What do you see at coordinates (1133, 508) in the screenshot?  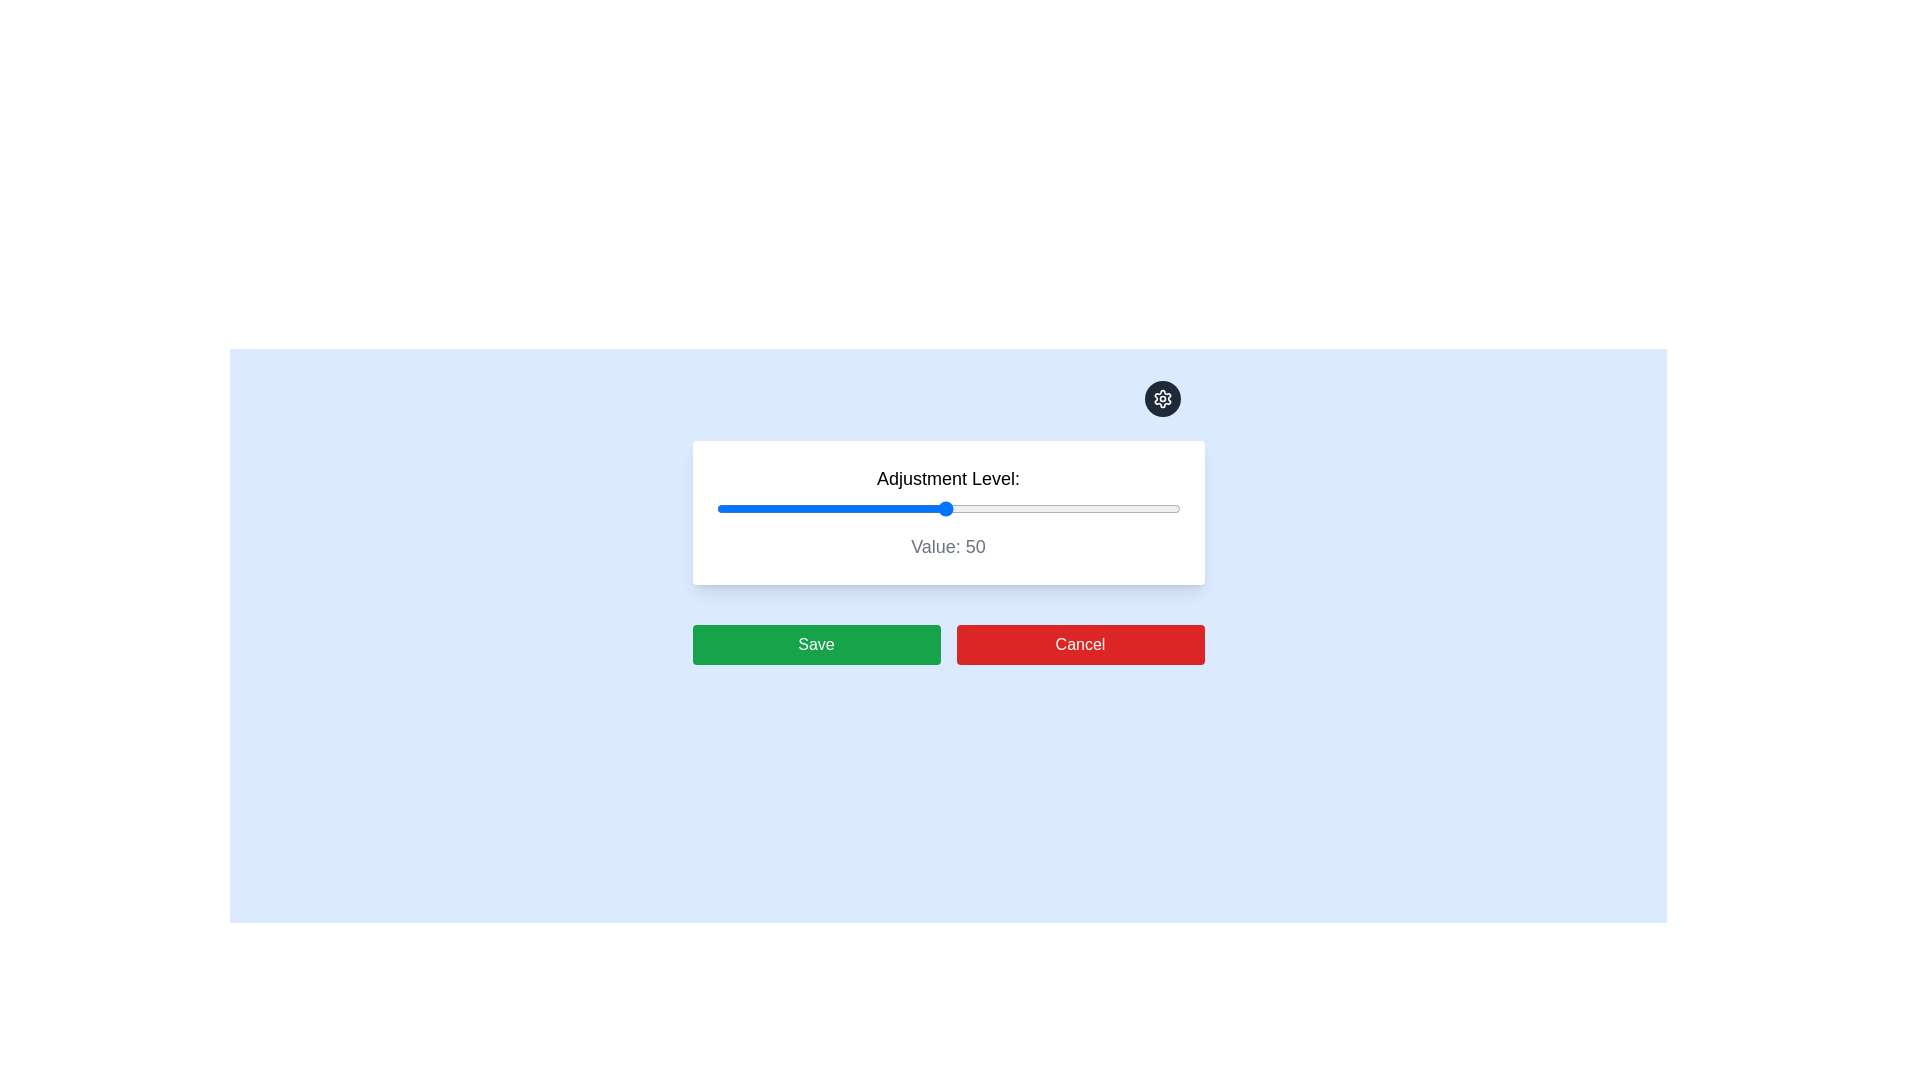 I see `the adjustment level` at bounding box center [1133, 508].